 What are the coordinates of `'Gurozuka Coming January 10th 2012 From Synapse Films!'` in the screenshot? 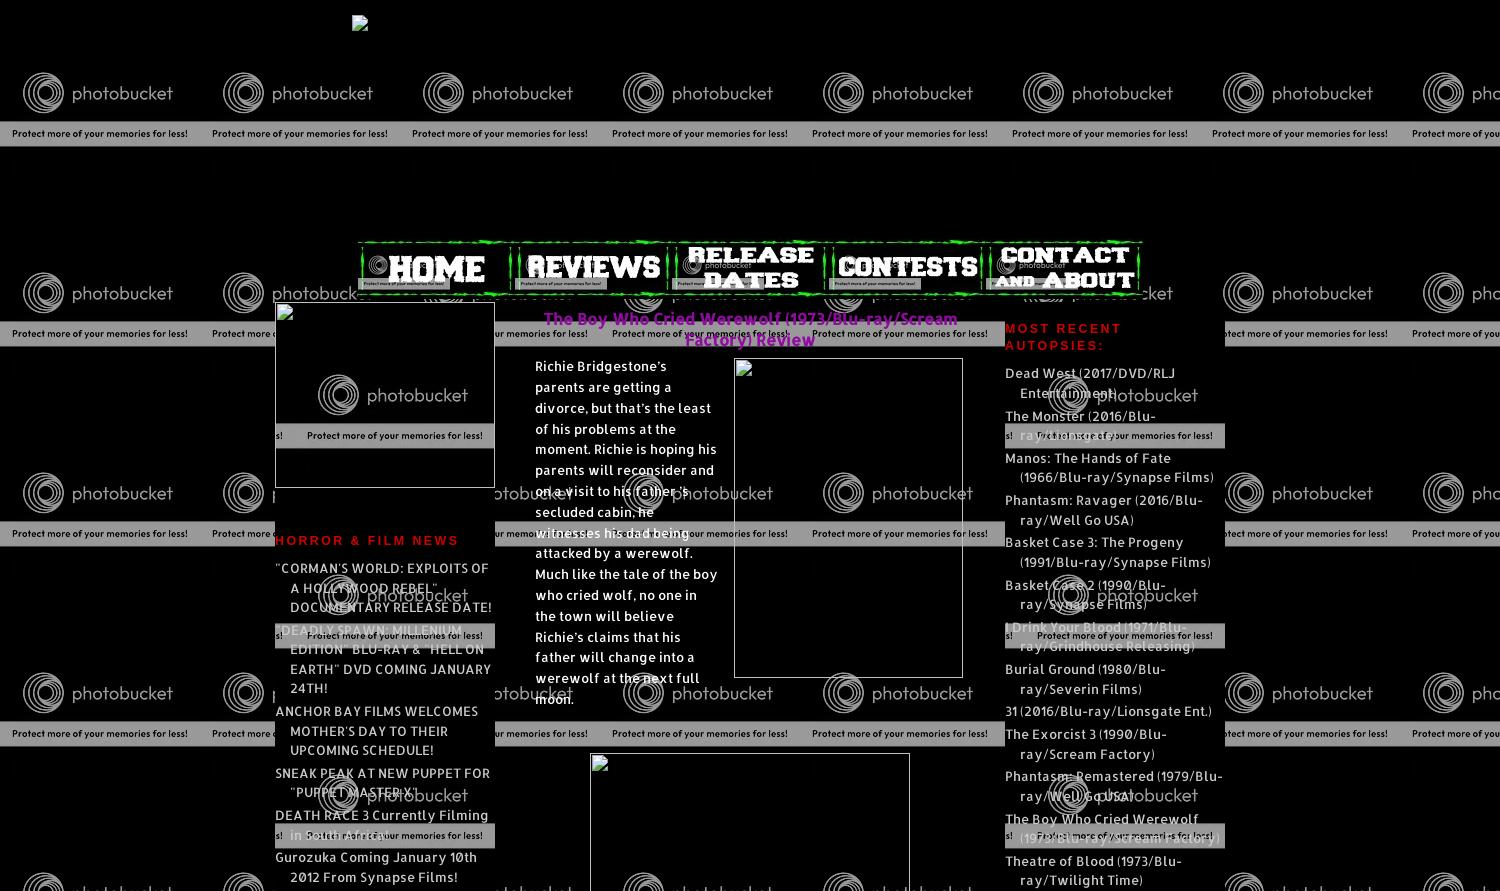 It's located at (376, 865).